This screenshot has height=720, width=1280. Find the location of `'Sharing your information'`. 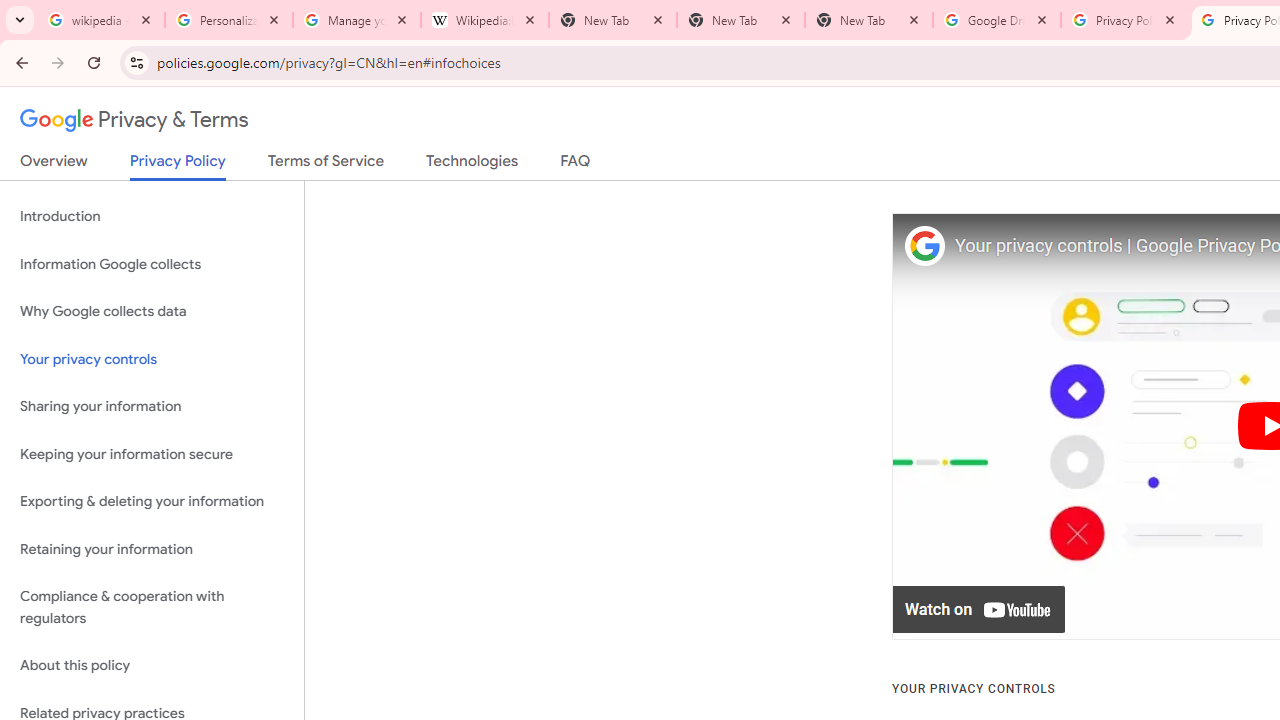

'Sharing your information' is located at coordinates (151, 406).